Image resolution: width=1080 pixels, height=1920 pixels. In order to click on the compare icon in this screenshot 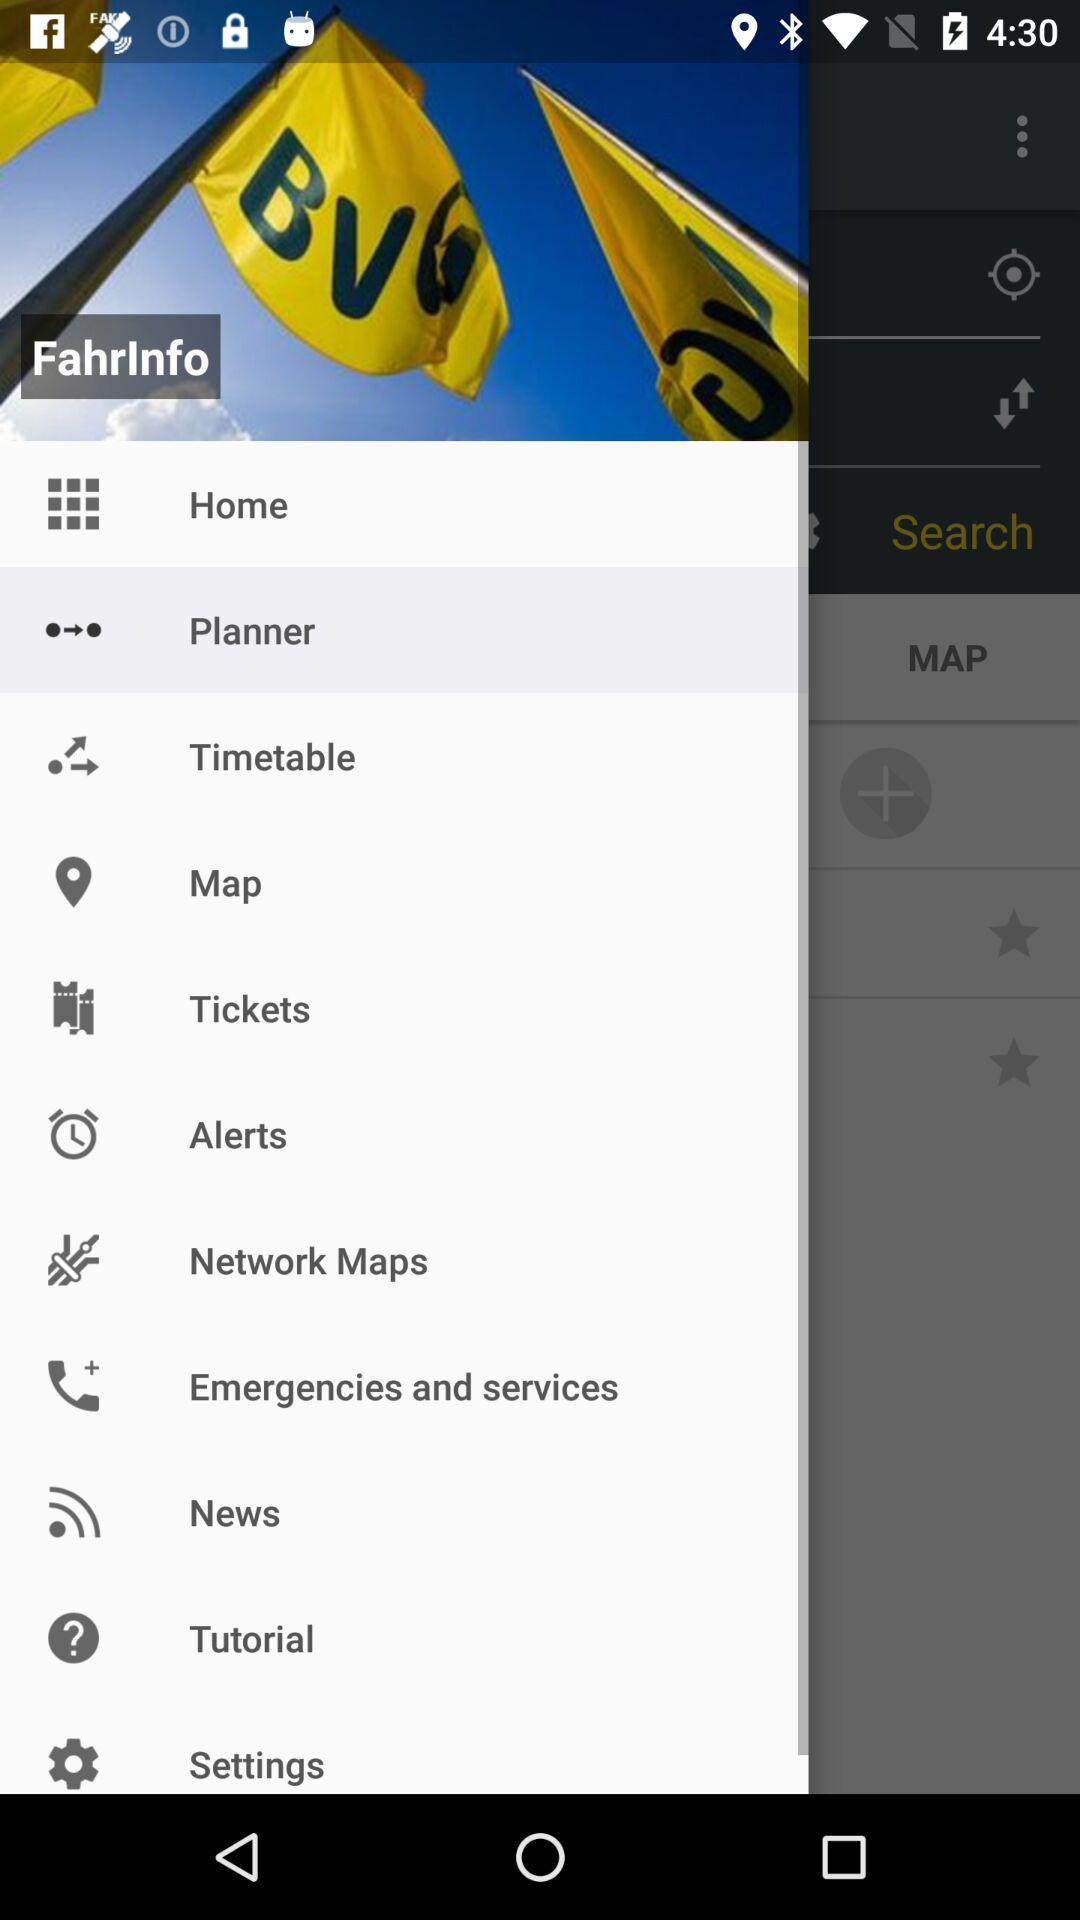, I will do `click(1014, 402)`.